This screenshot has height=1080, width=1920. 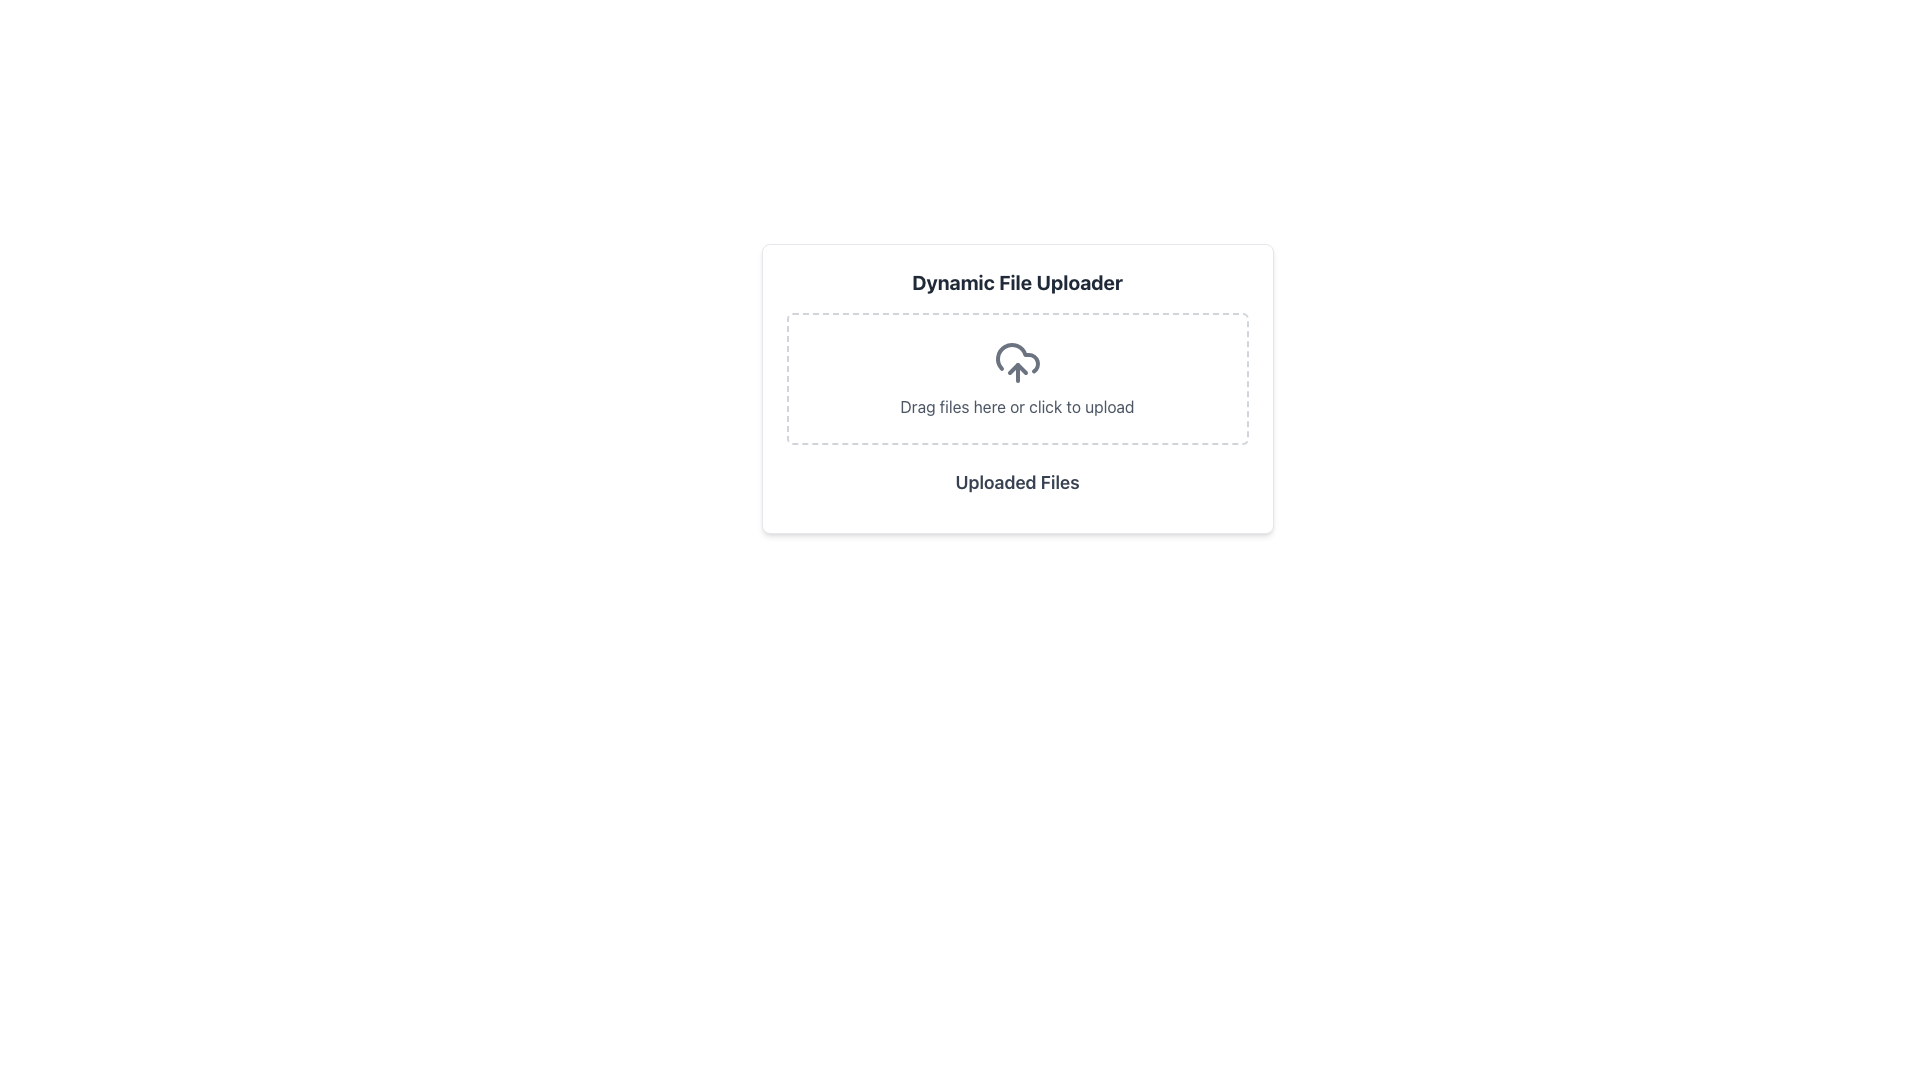 What do you see at coordinates (1017, 406) in the screenshot?
I see `the instructional label for file upload, which is positioned beneath the cloud upload icon and within a dashed outline indicating the upload area` at bounding box center [1017, 406].